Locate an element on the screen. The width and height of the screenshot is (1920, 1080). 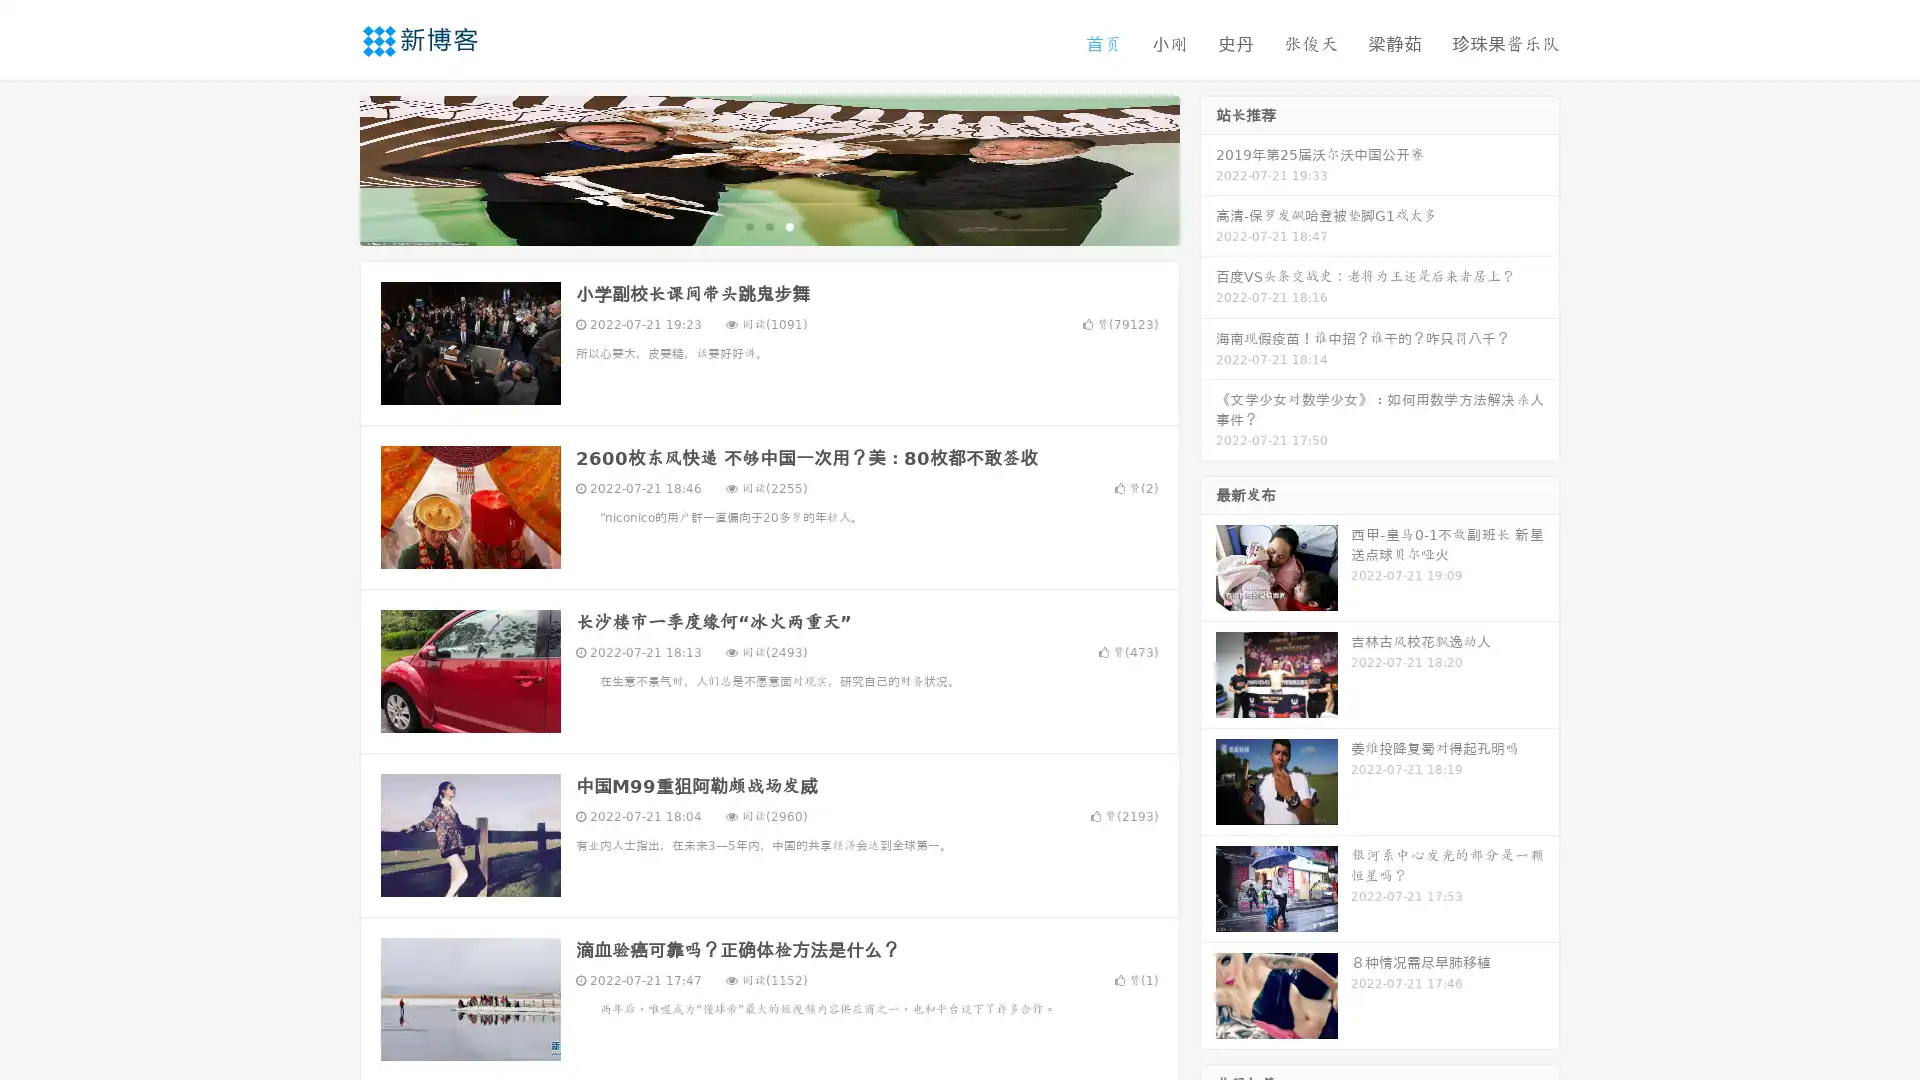
Go to slide 1 is located at coordinates (748, 225).